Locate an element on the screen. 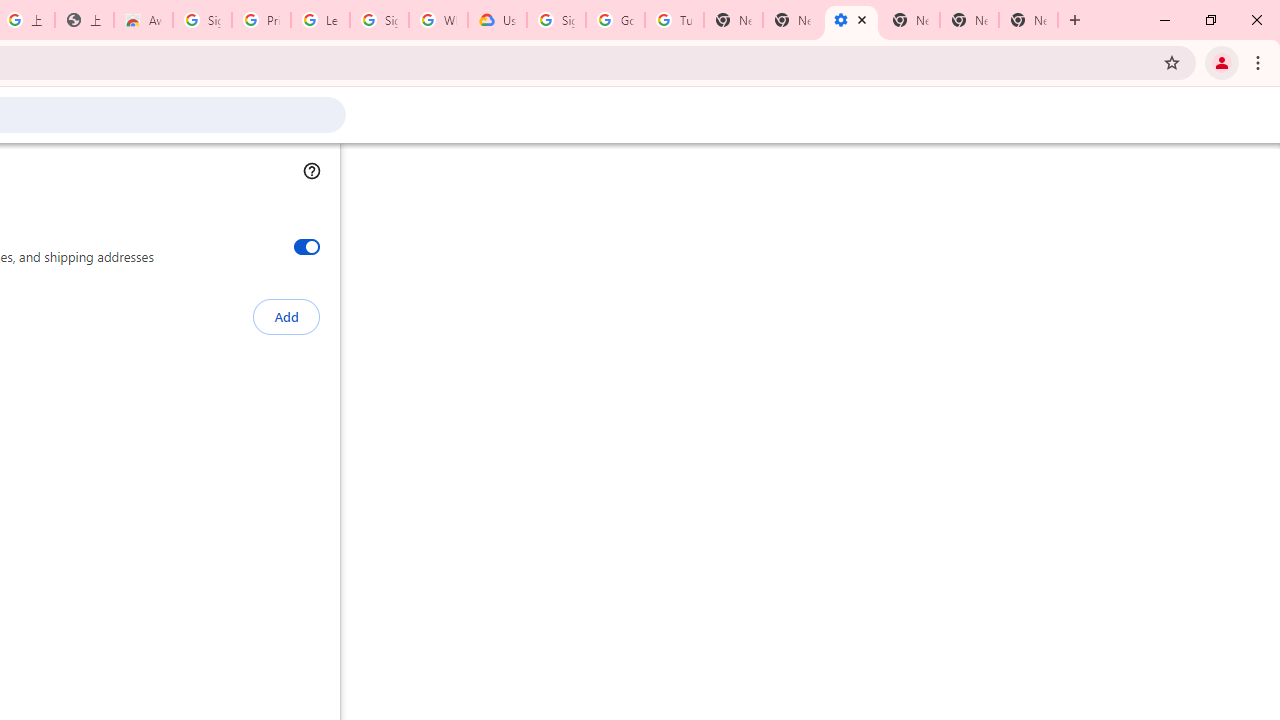 This screenshot has height=720, width=1280. 'New Tab' is located at coordinates (1028, 20).